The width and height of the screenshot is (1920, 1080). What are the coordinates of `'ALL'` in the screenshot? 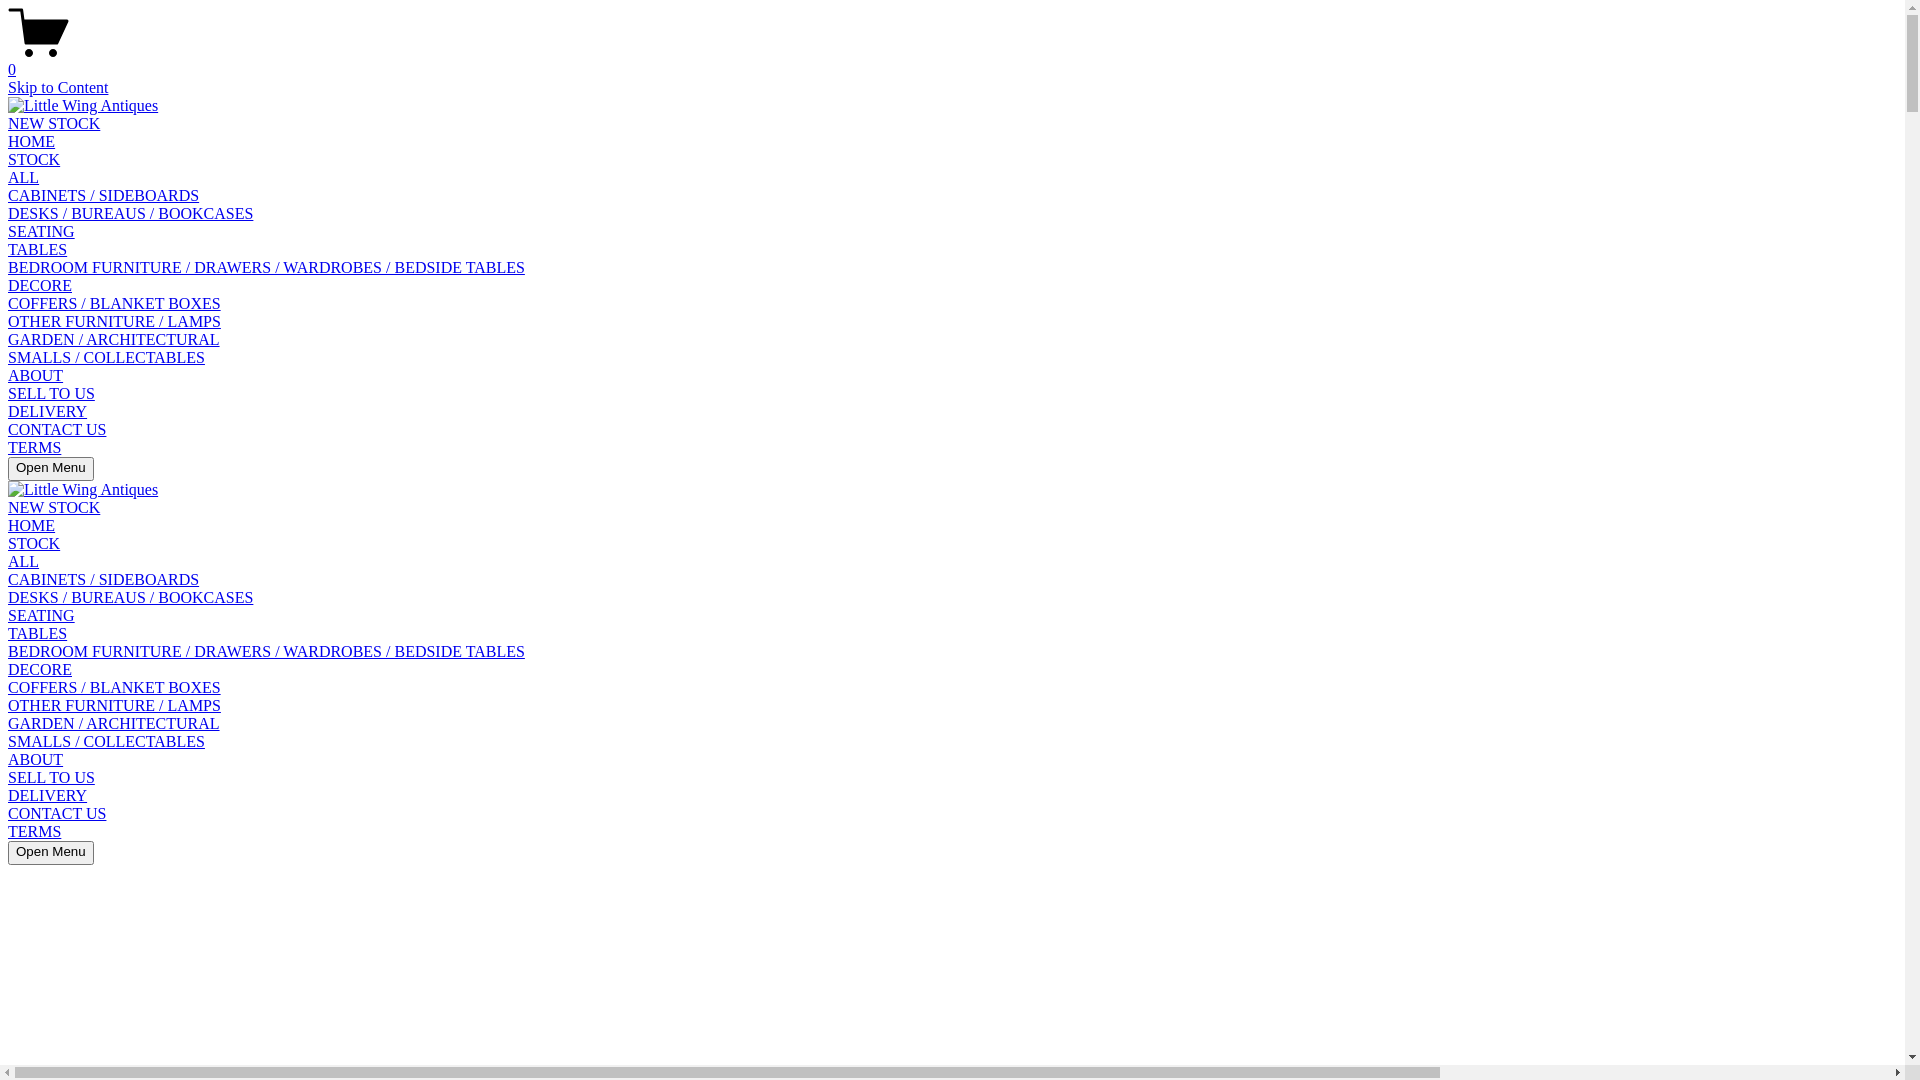 It's located at (23, 561).